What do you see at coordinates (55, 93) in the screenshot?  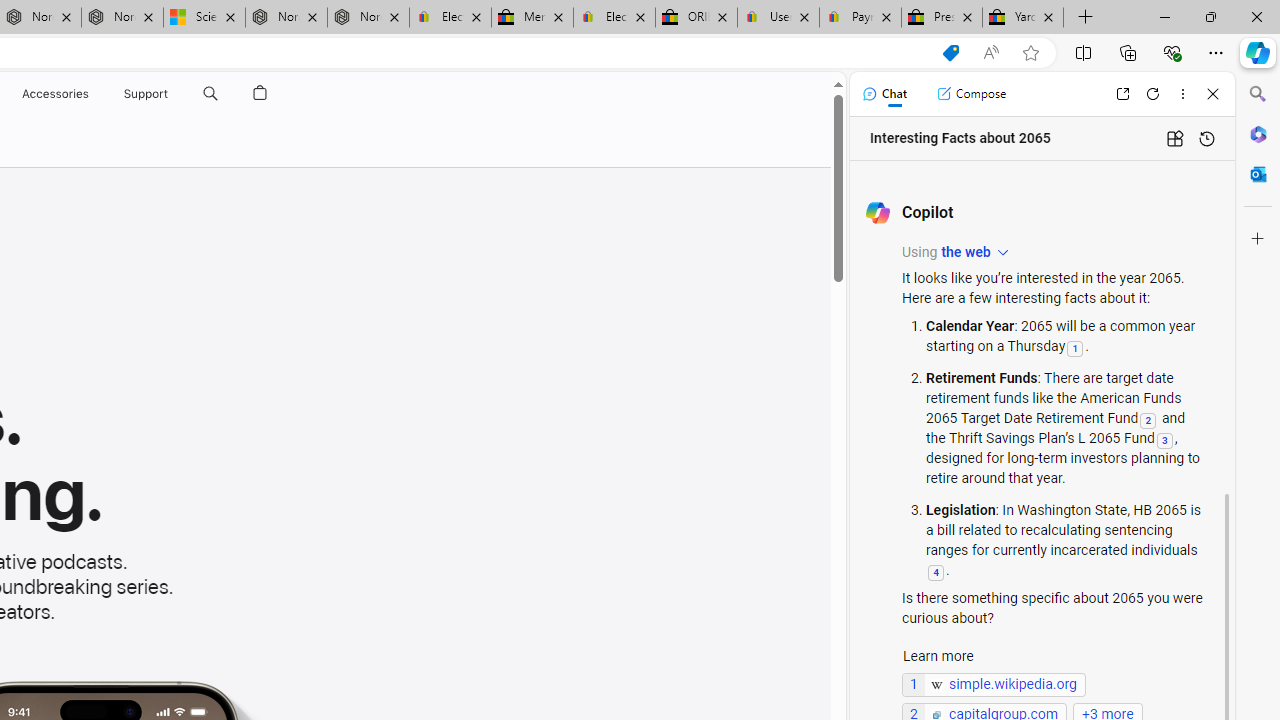 I see `'Accessories'` at bounding box center [55, 93].